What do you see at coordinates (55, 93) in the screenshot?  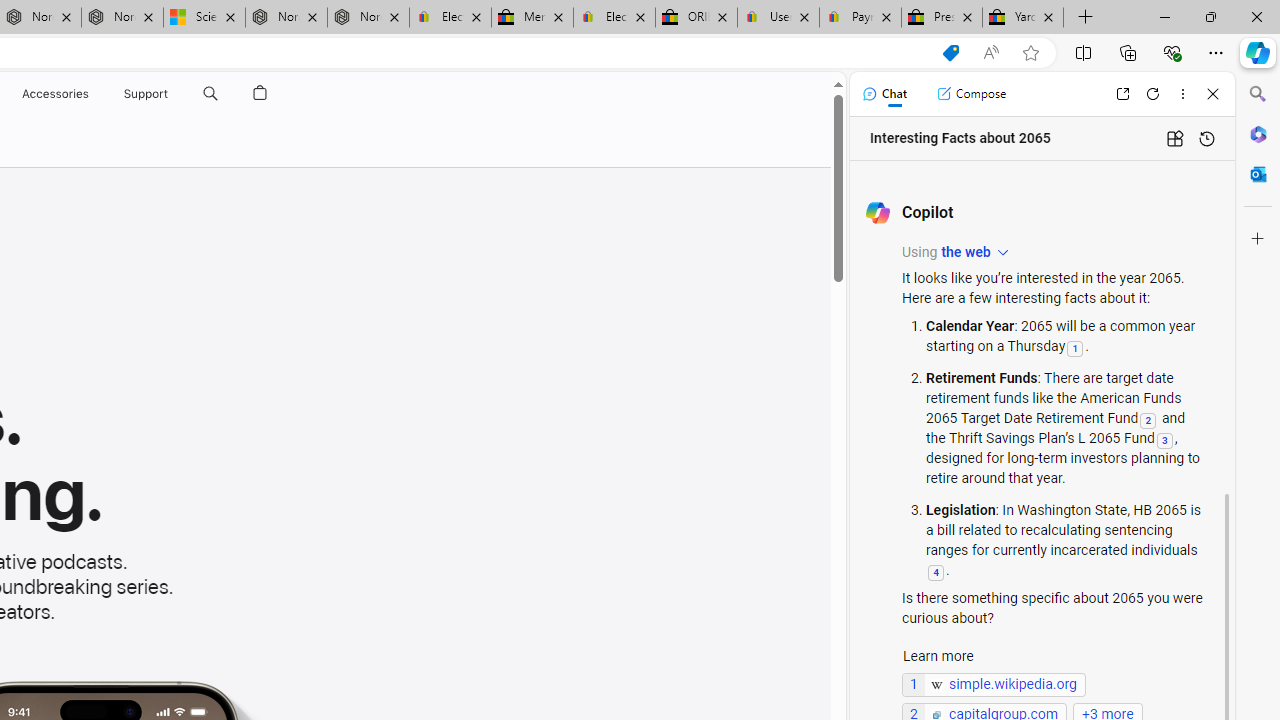 I see `'Accessories'` at bounding box center [55, 93].